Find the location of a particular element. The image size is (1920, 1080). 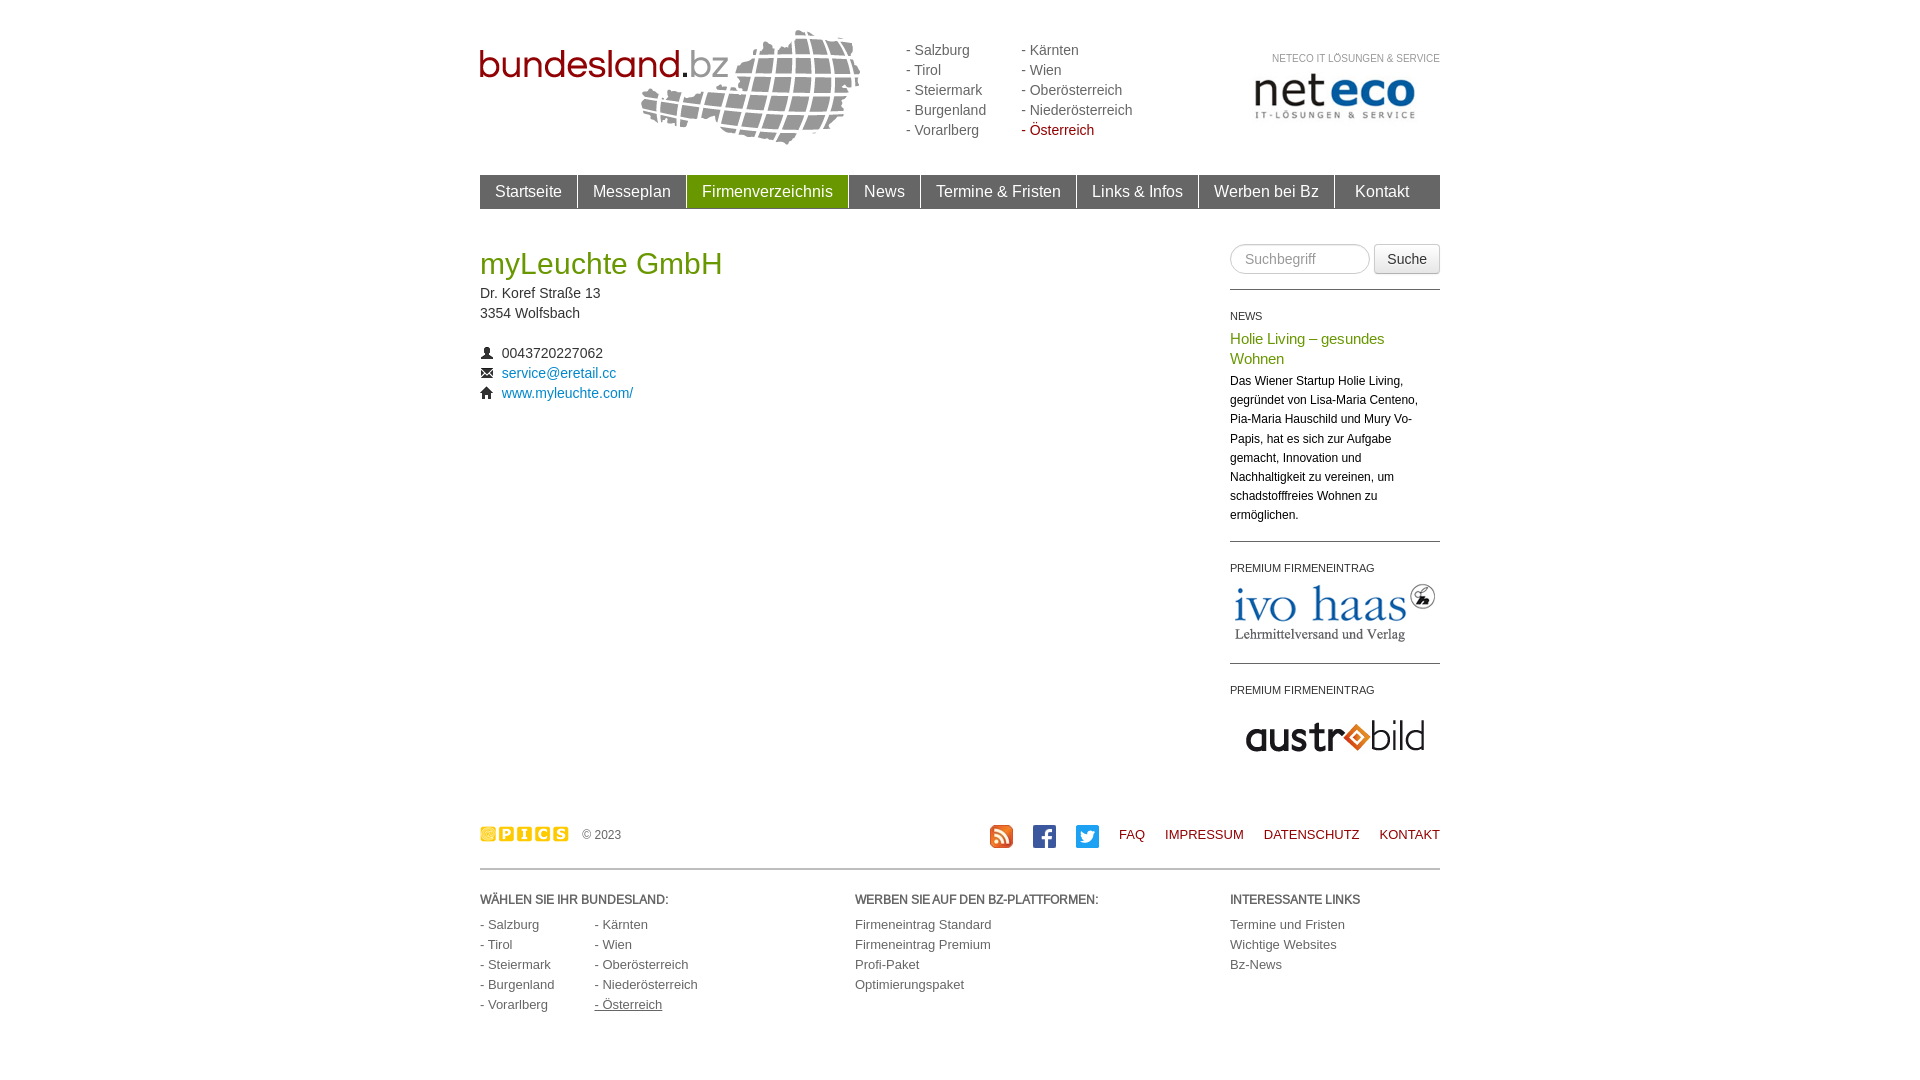

'NEWS' is located at coordinates (1245, 315).